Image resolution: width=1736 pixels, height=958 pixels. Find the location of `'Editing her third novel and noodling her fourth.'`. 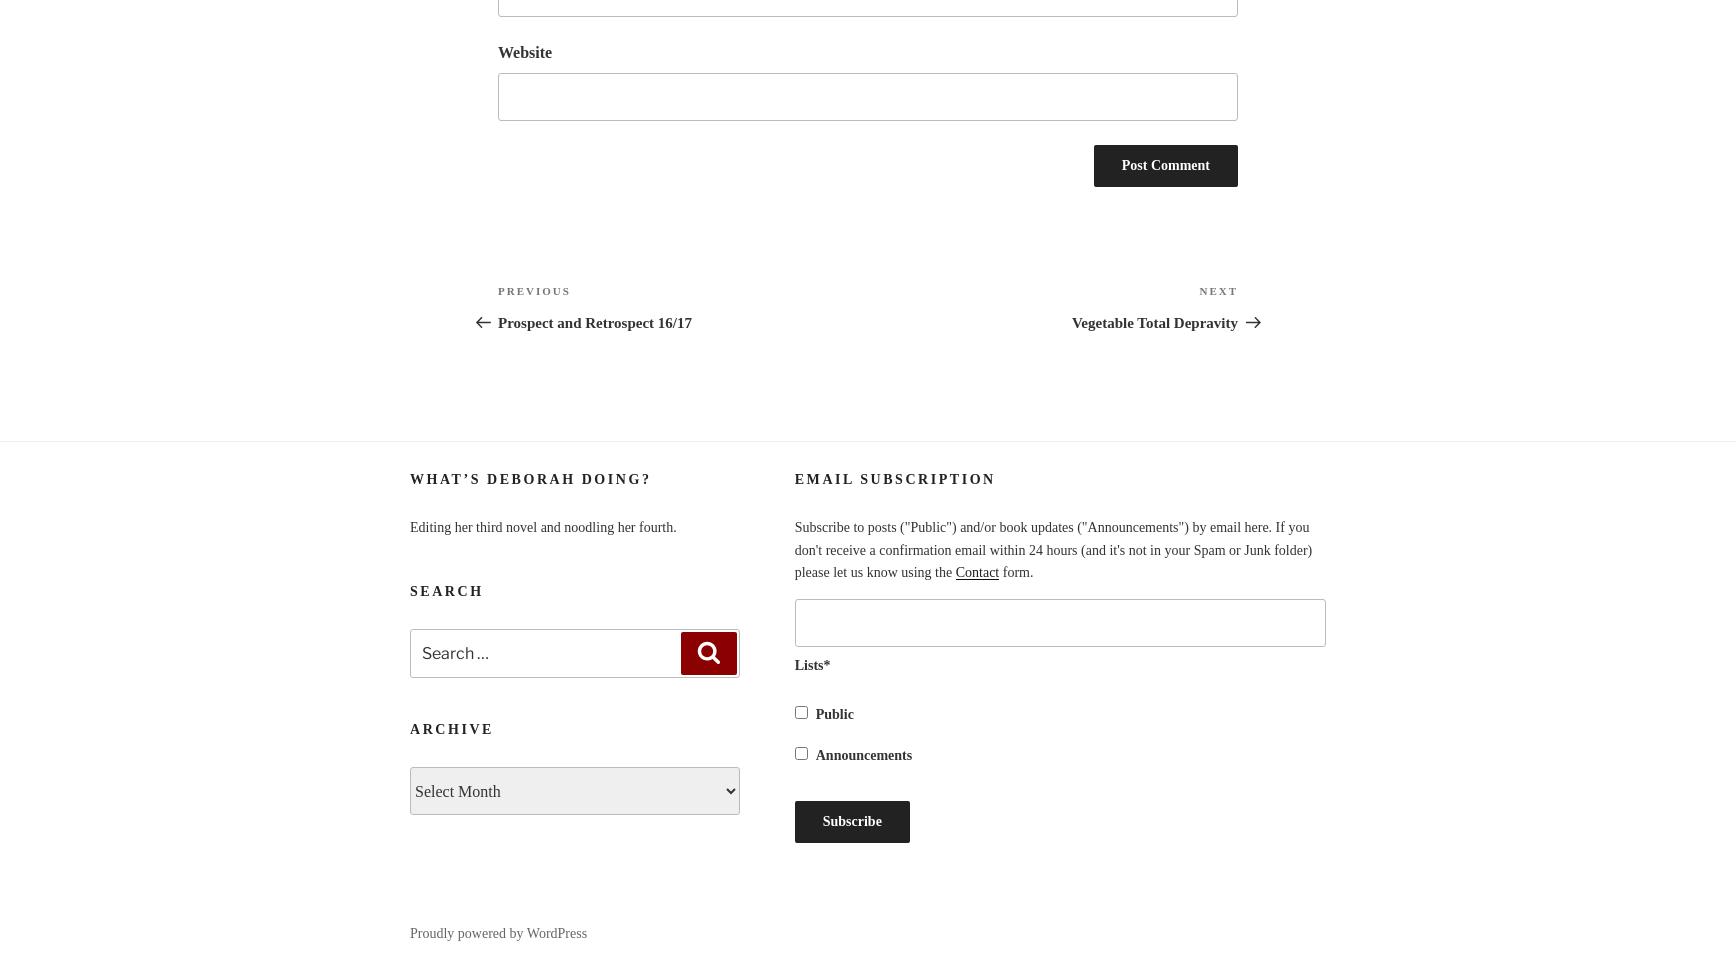

'Editing her third novel and noodling her fourth.' is located at coordinates (543, 526).